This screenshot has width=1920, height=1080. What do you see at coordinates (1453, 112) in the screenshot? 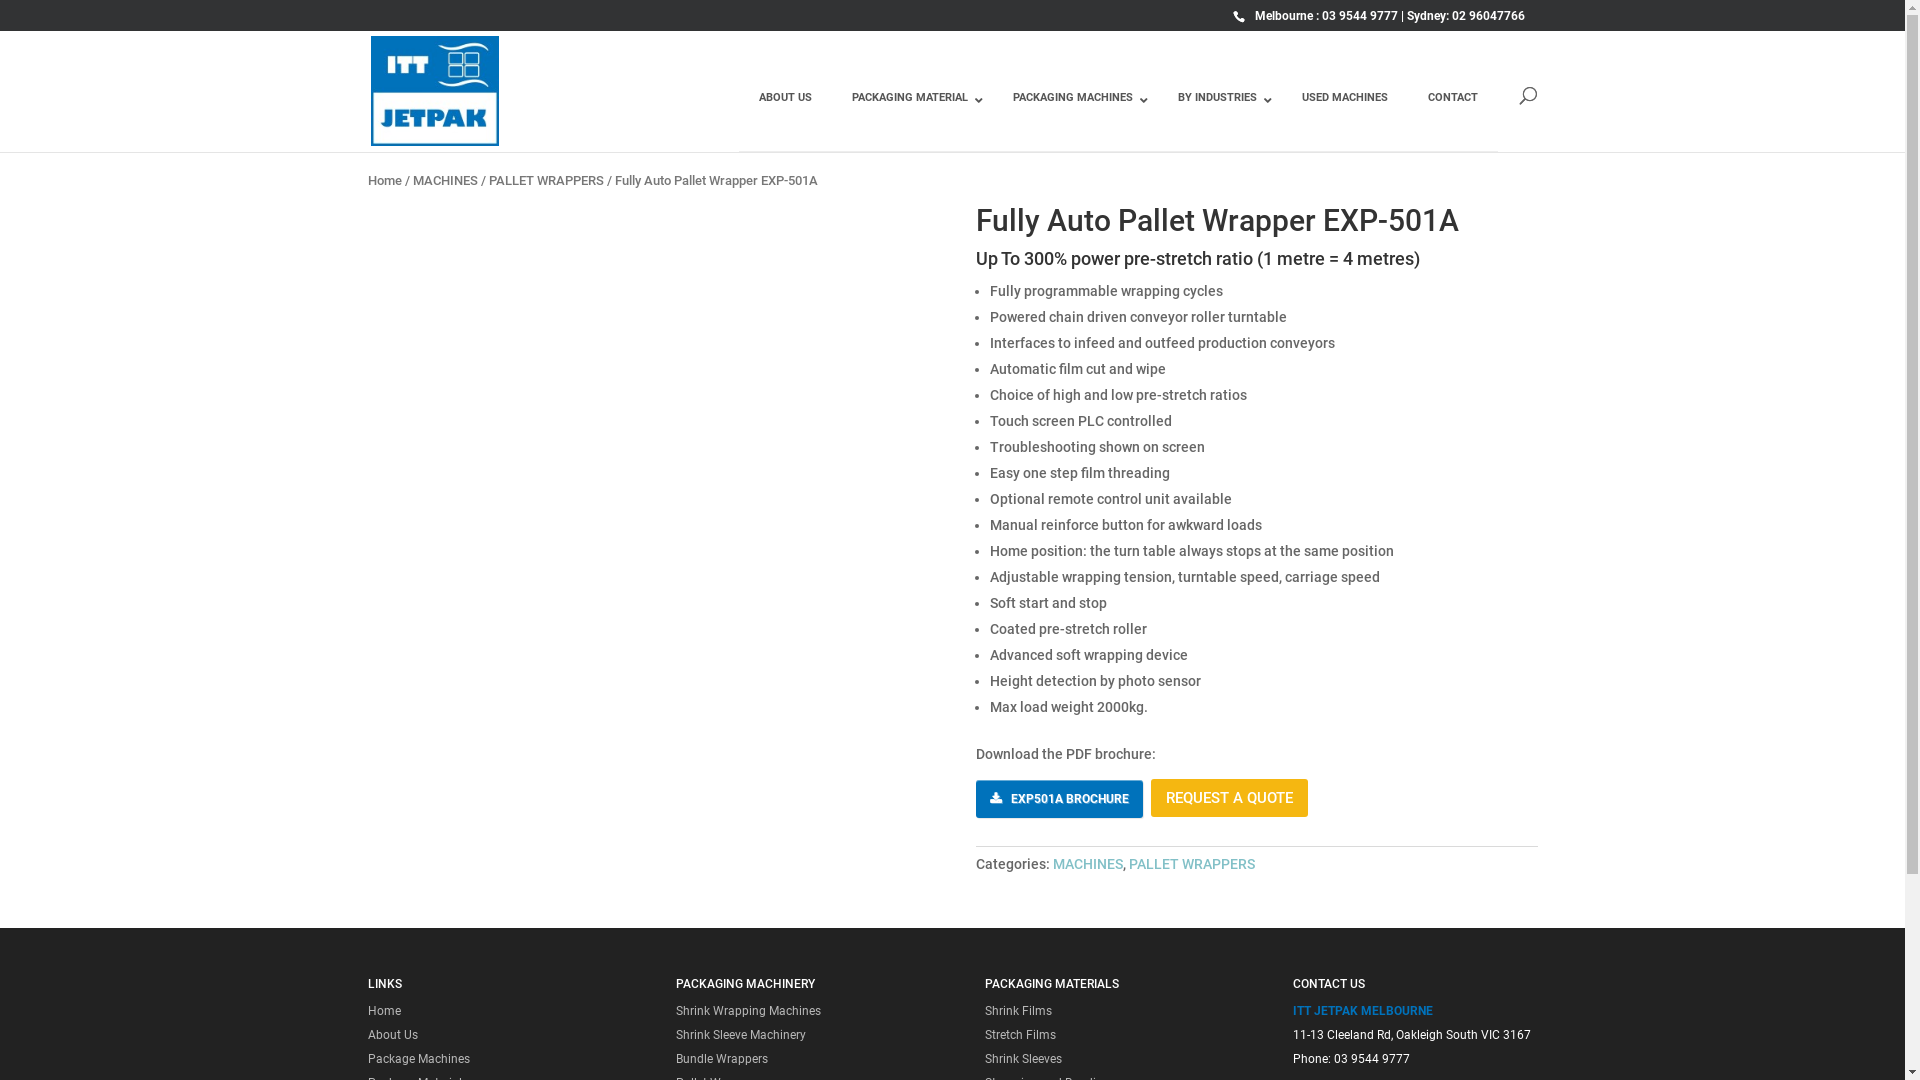
I see `'CONTACT'` at bounding box center [1453, 112].